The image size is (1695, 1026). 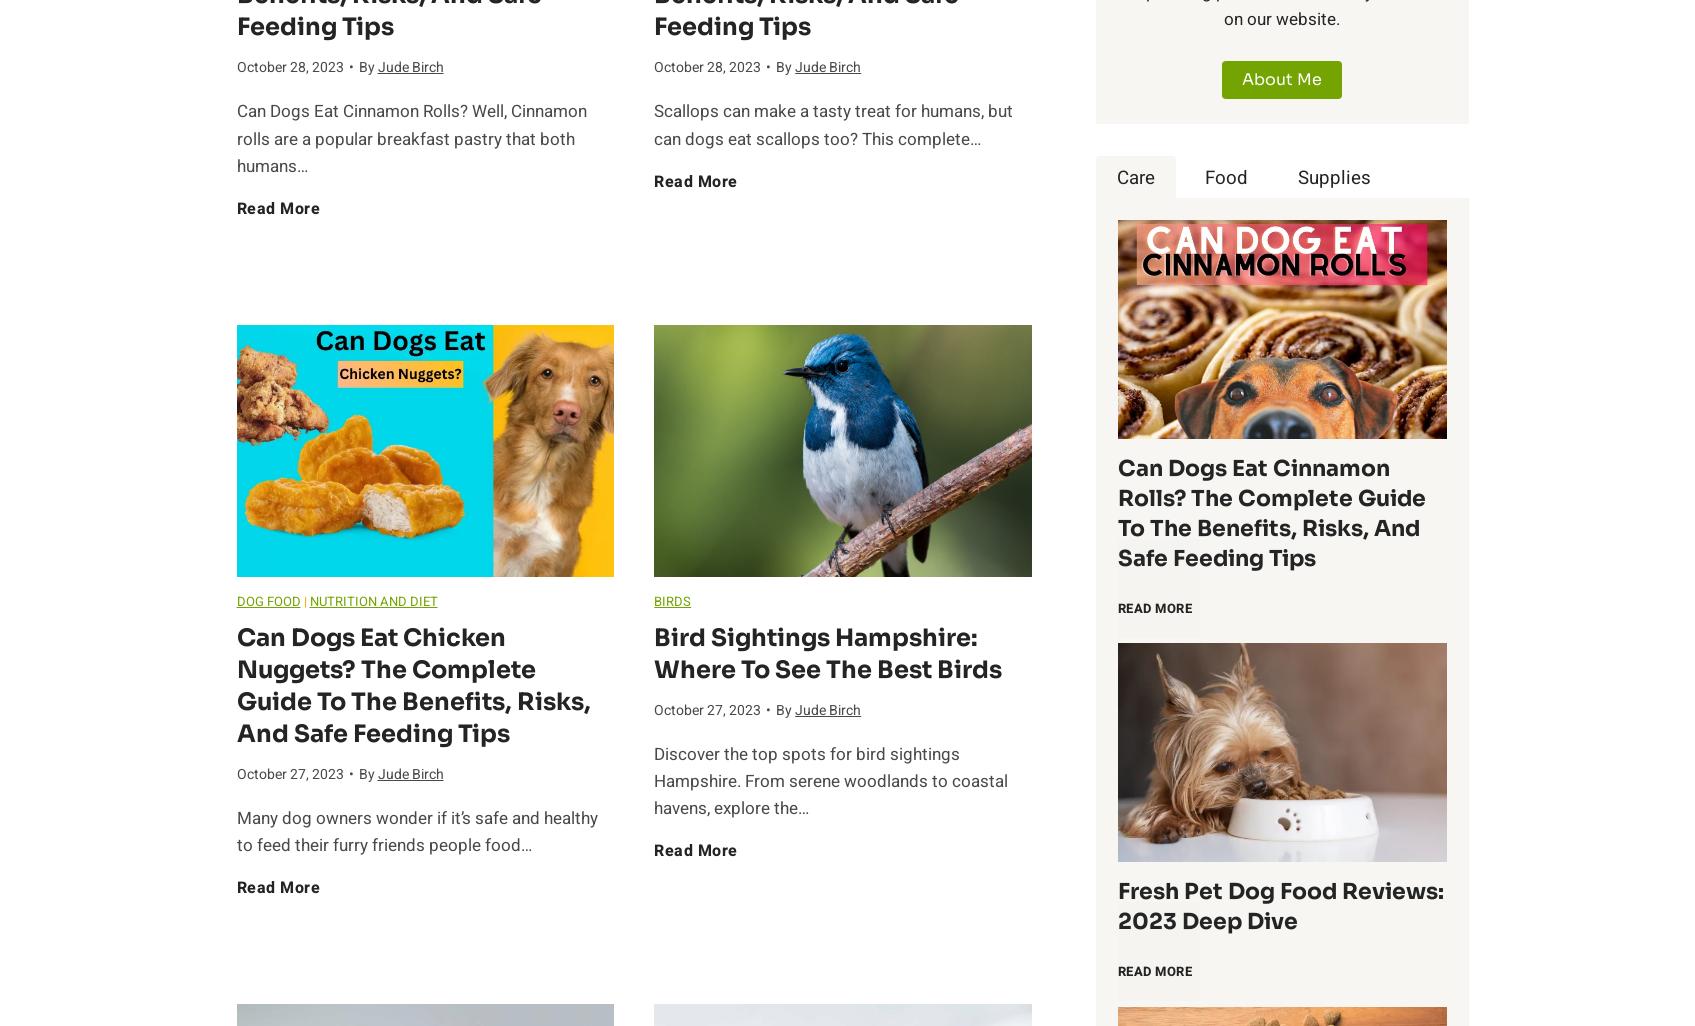 I want to click on 'Can Dogs Eat chicken nuggets? The Complete Guide to the Benefits, Risks, and Safe Feeding Tips', so click(x=413, y=683).